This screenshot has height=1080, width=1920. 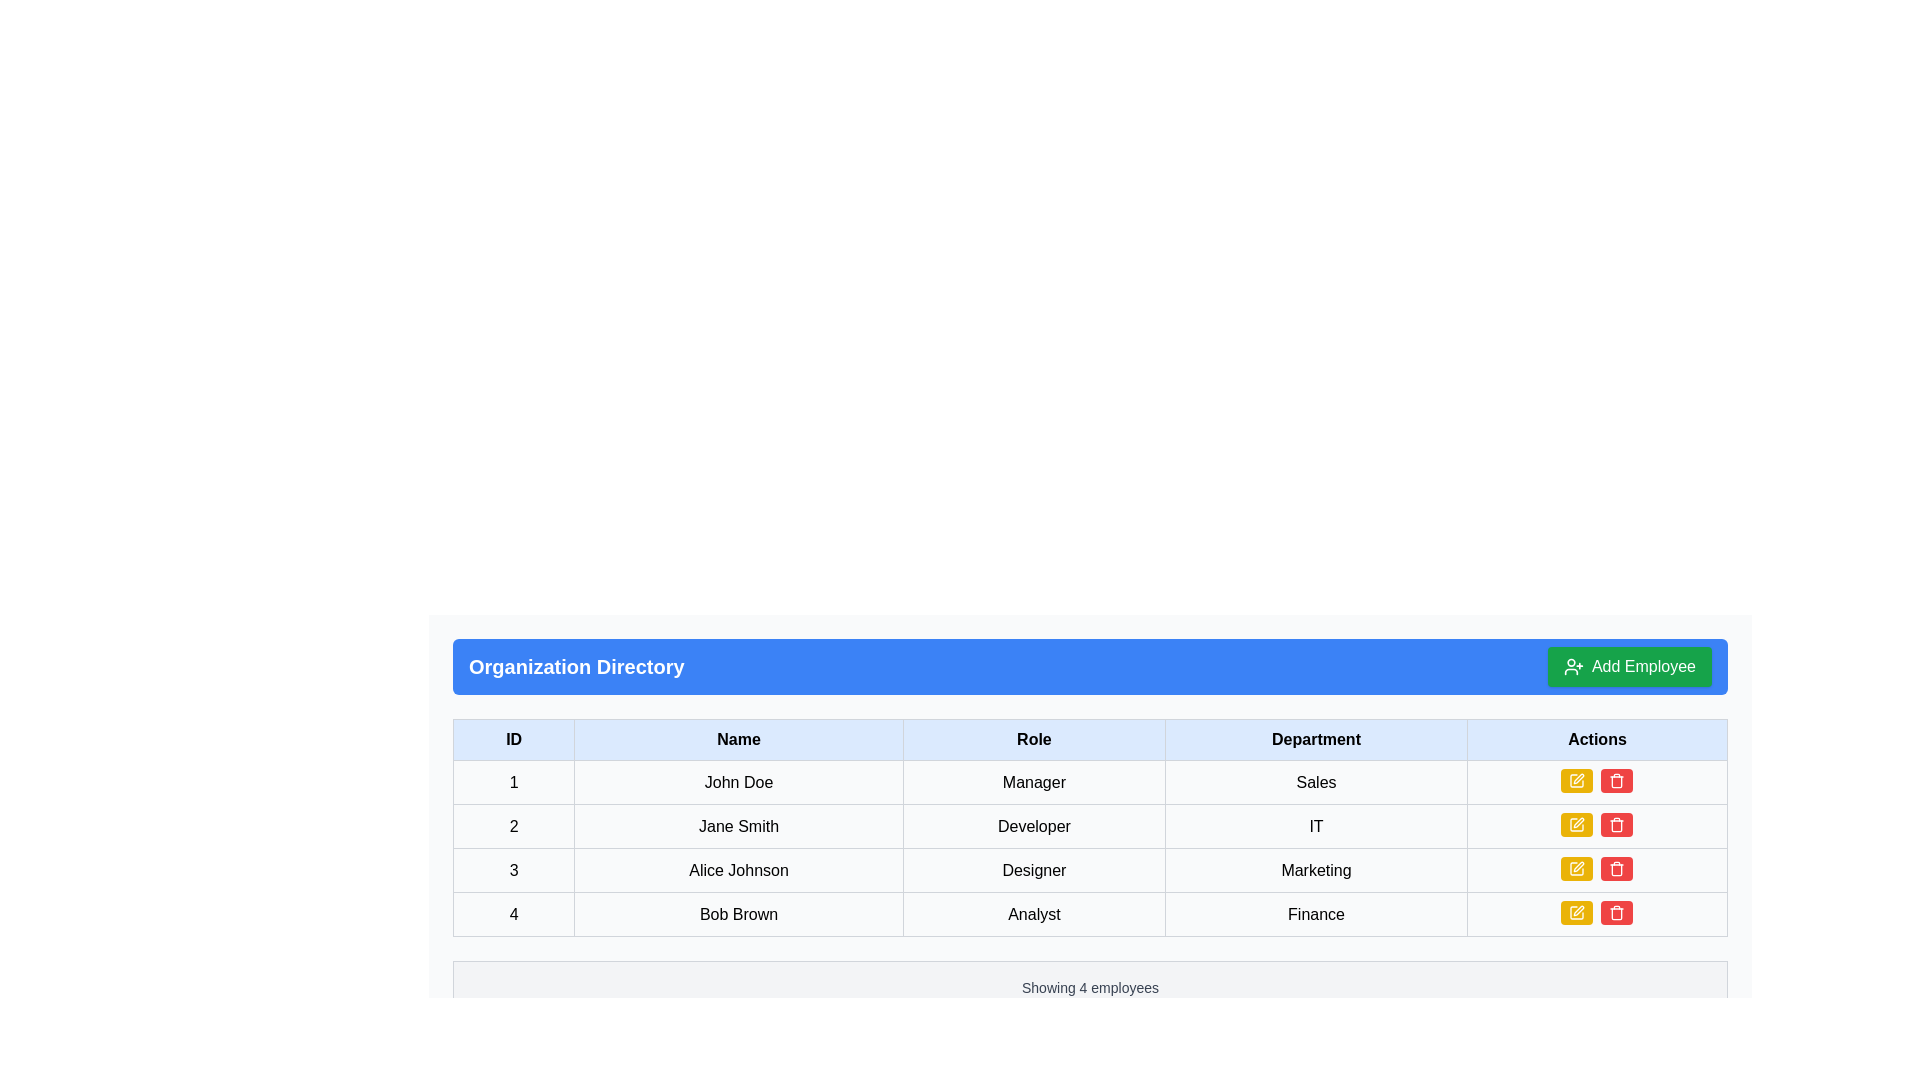 I want to click on the static text cell that represents the department designation for the employee in the first row of the data table, located in the fourth column, adjacent to the 'Manager' cell on the left and an action-button cell on the right, so click(x=1316, y=781).